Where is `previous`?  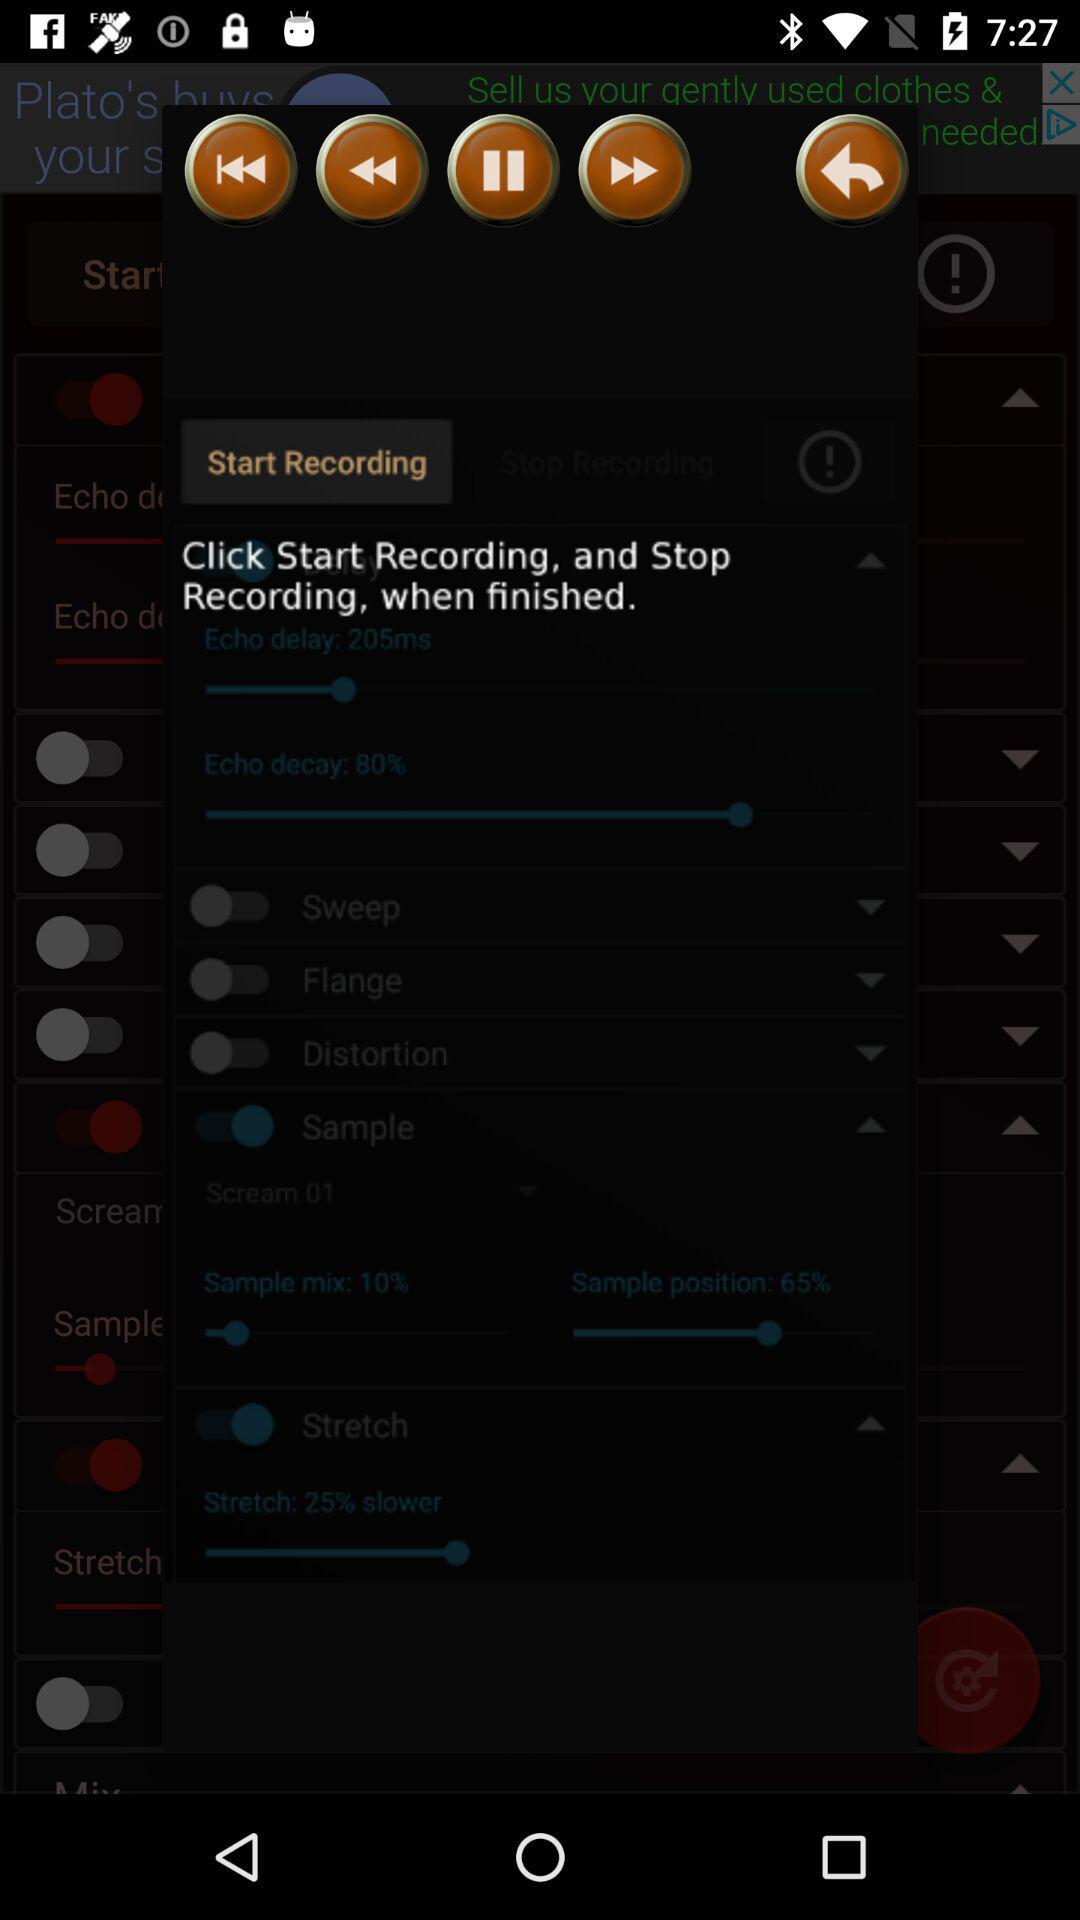
previous is located at coordinates (852, 170).